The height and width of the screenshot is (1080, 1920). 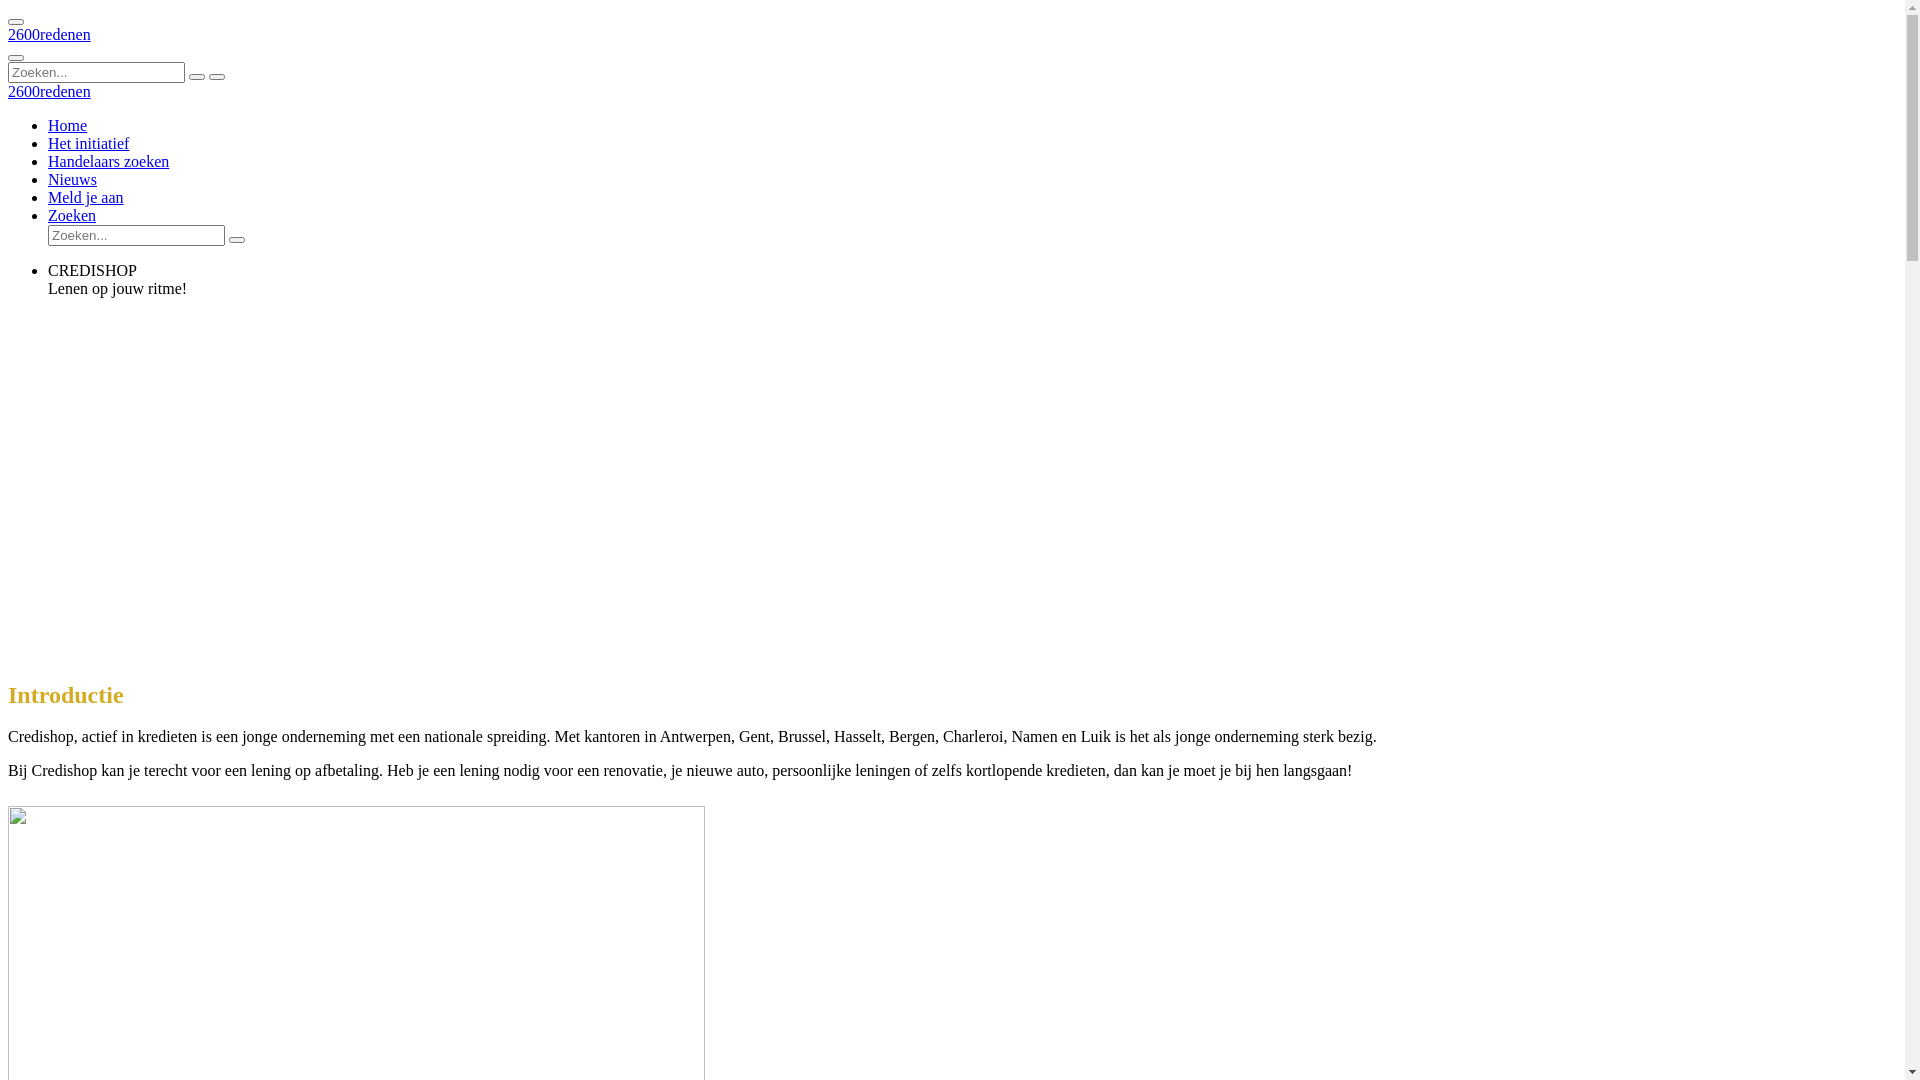 What do you see at coordinates (72, 215) in the screenshot?
I see `'Zoeken'` at bounding box center [72, 215].